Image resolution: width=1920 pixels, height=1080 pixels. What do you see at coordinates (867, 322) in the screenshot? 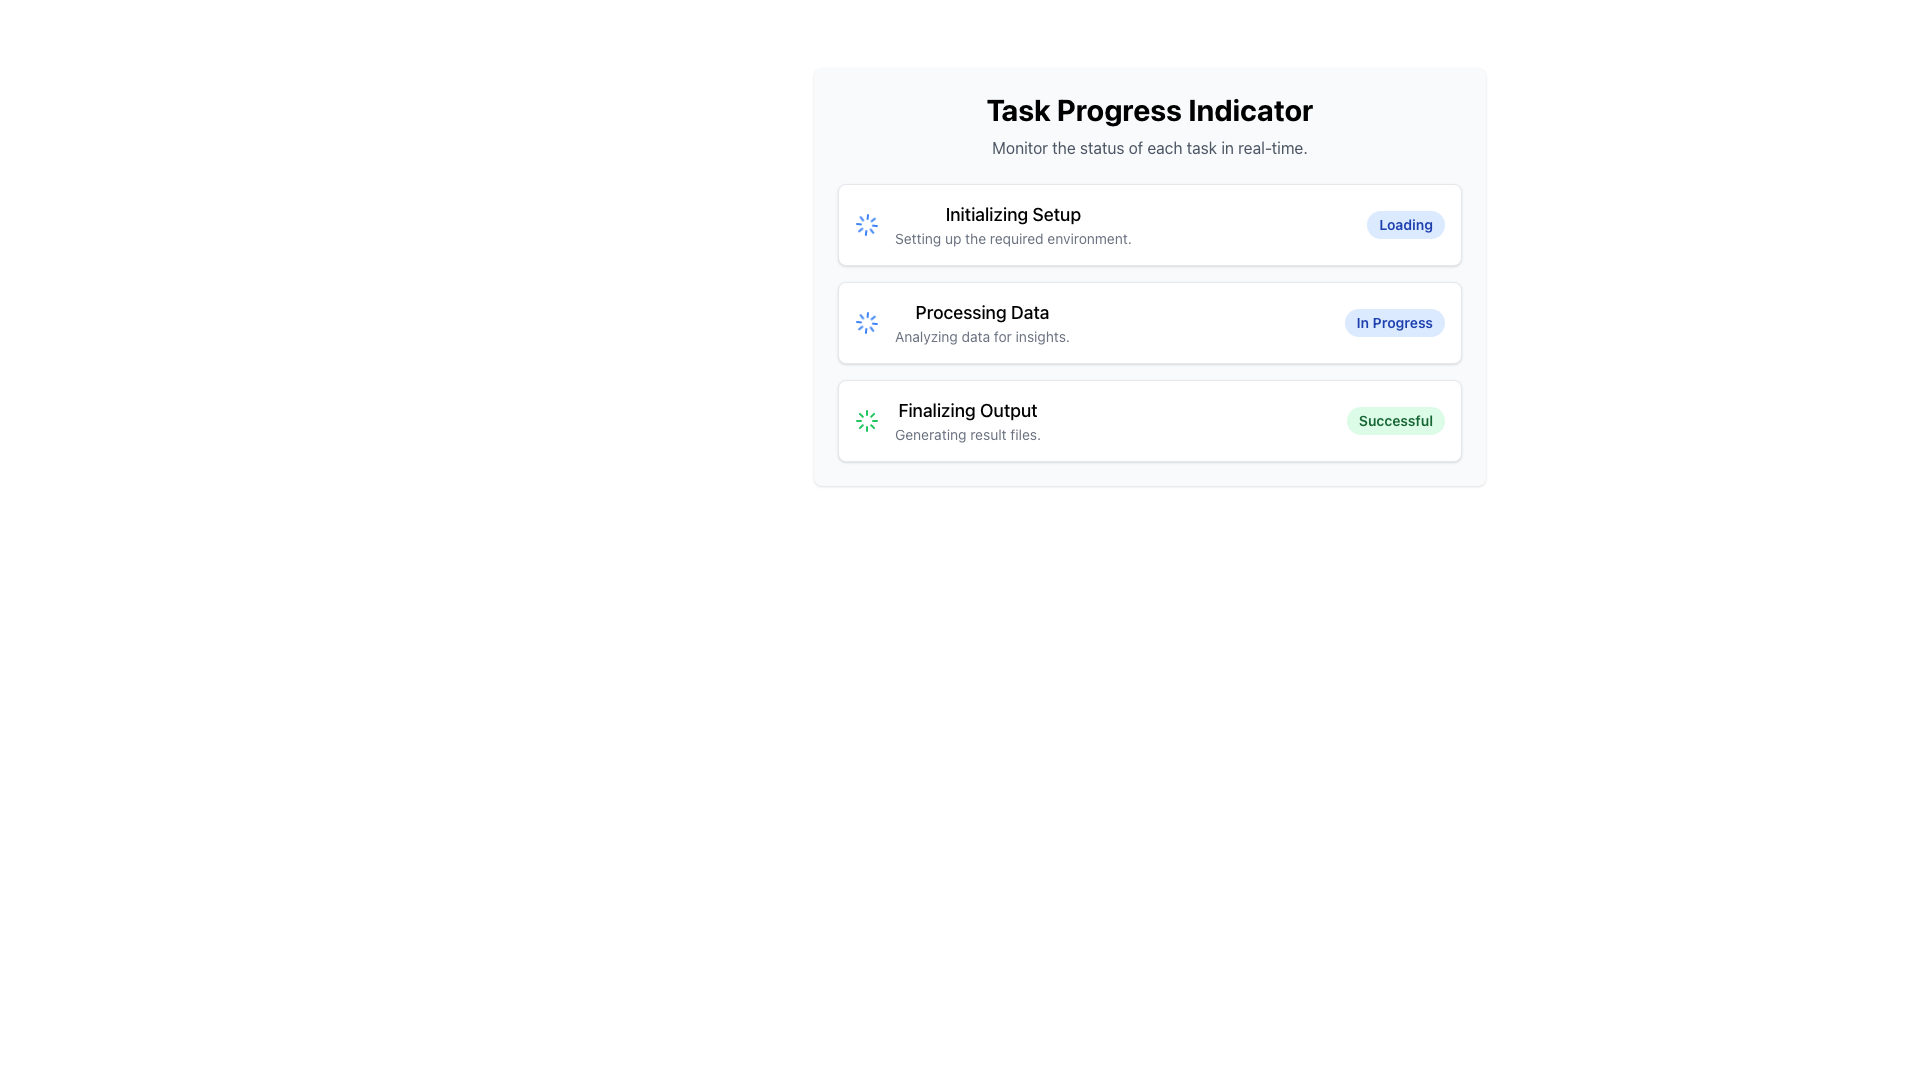
I see `the Animated Loader Icon that indicates an active 'Processing Data' task, located to the left of the descriptive text in the second row of the task list` at bounding box center [867, 322].